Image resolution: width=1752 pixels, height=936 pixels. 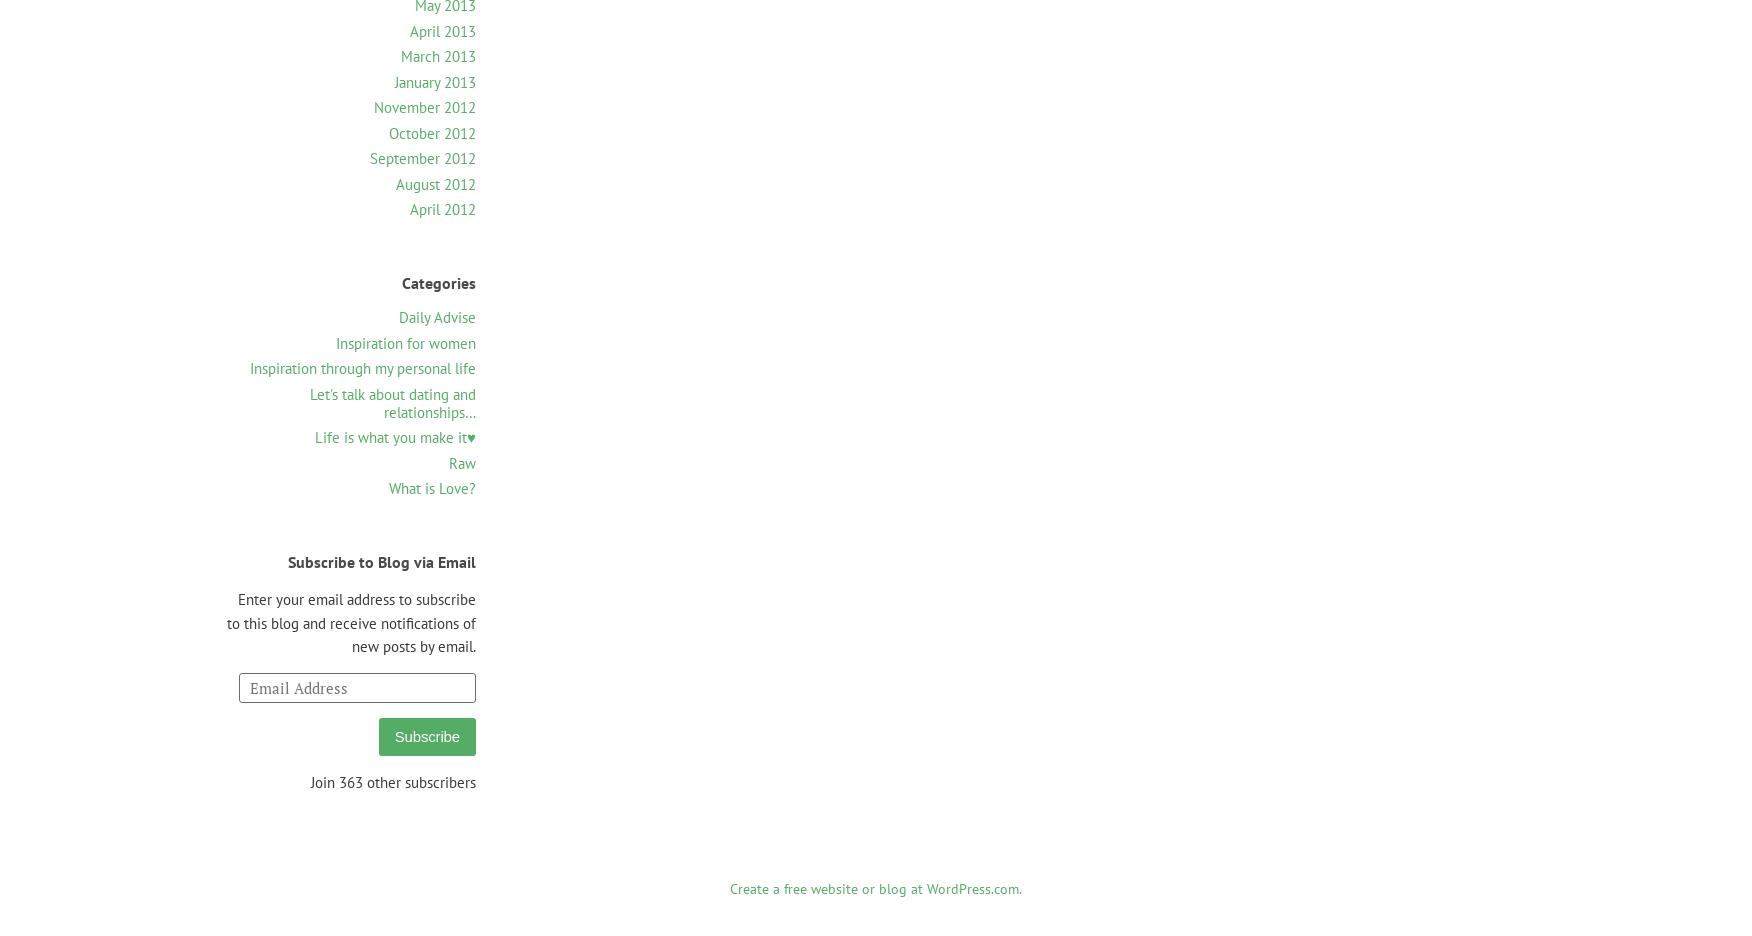 What do you see at coordinates (436, 316) in the screenshot?
I see `'Daily Advise'` at bounding box center [436, 316].